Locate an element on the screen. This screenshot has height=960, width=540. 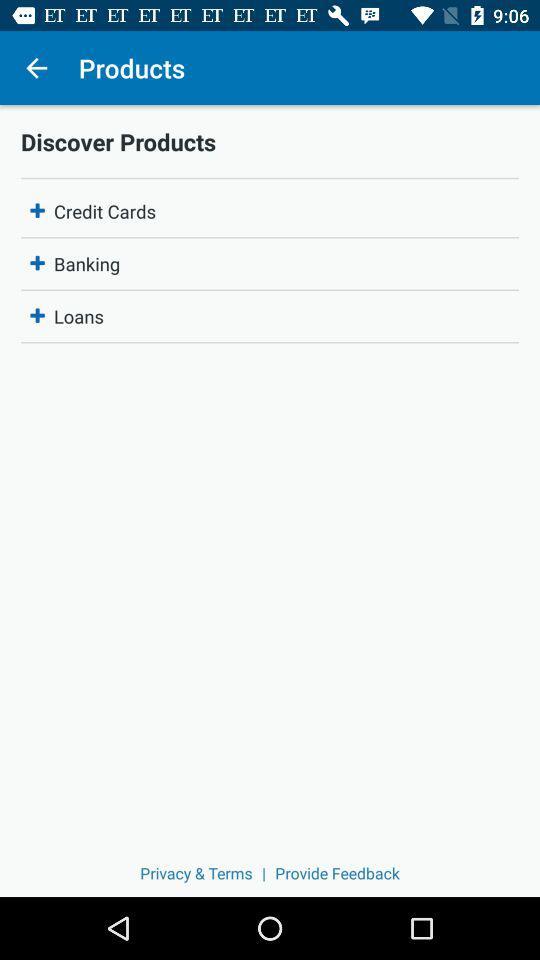
discover products icon is located at coordinates (270, 140).